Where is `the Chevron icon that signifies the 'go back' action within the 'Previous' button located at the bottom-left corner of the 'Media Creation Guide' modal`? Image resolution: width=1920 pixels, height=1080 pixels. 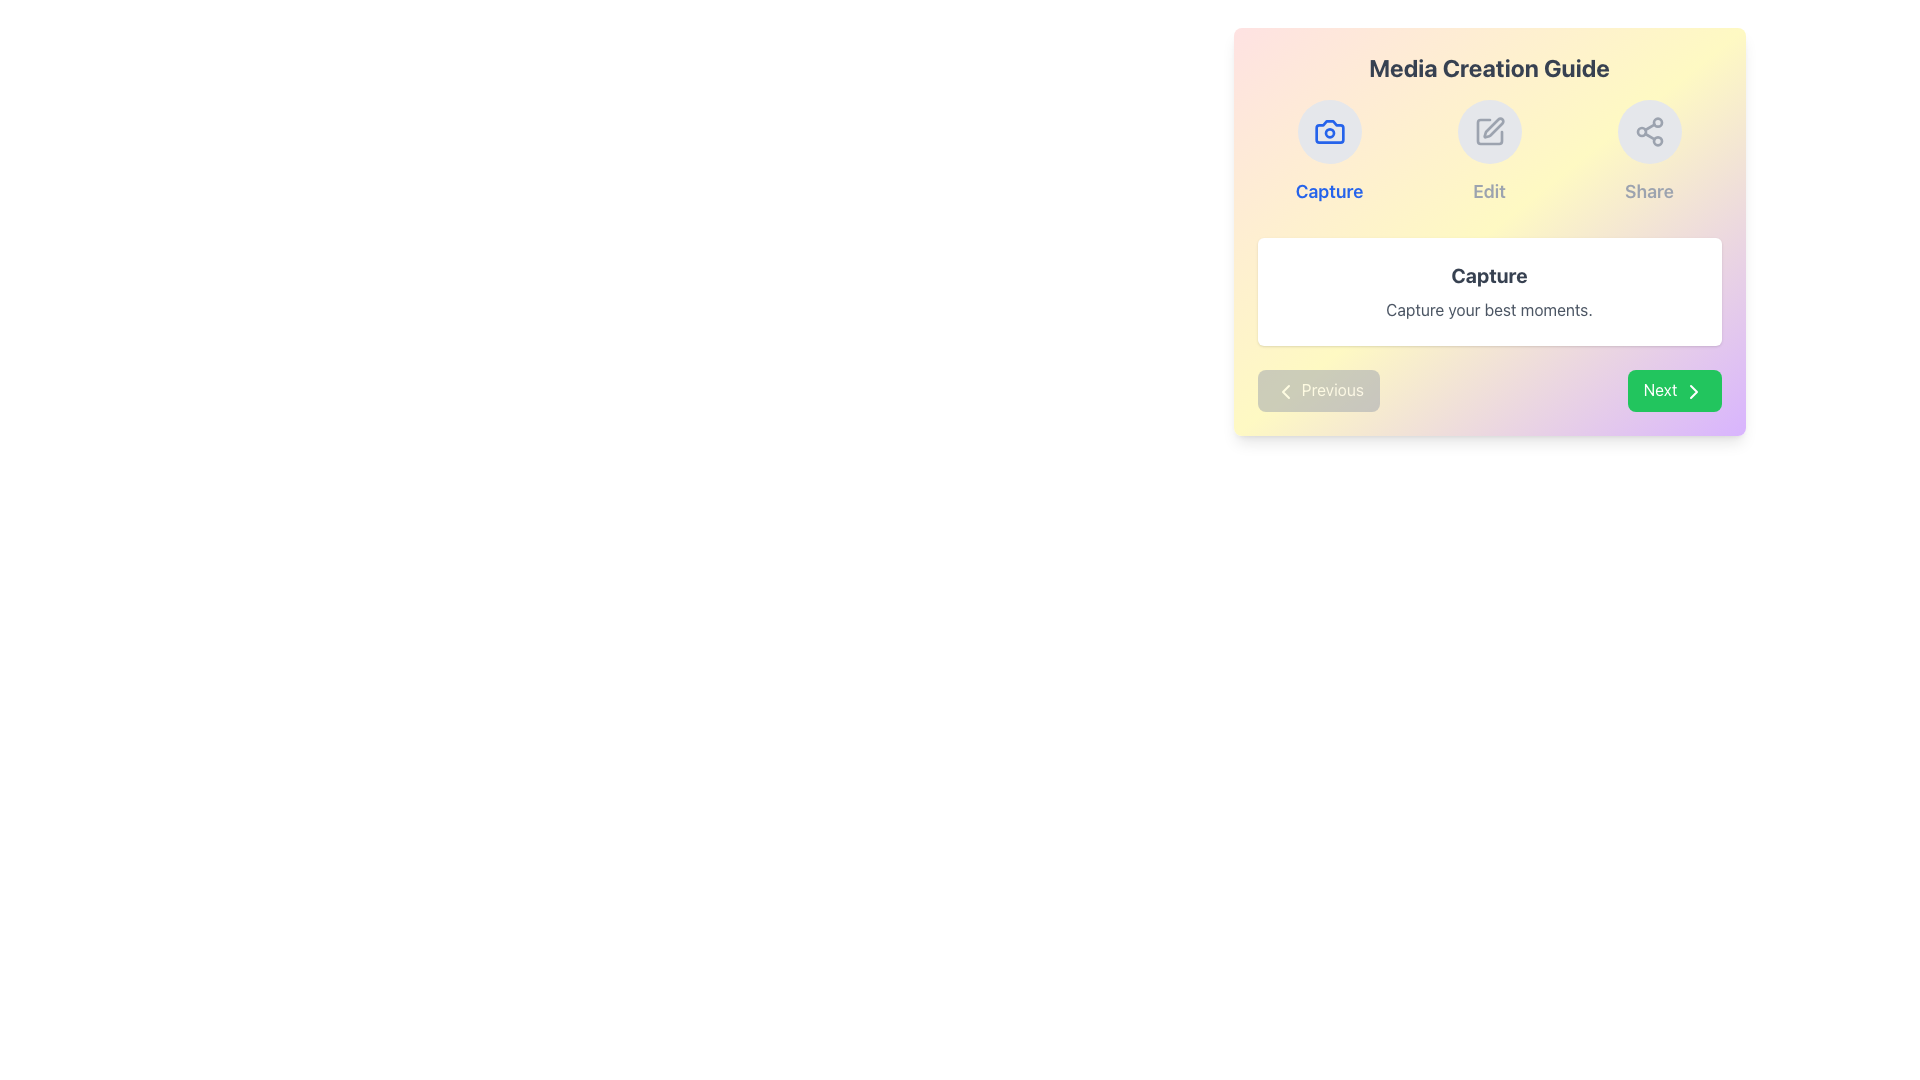 the Chevron icon that signifies the 'go back' action within the 'Previous' button located at the bottom-left corner of the 'Media Creation Guide' modal is located at coordinates (1285, 391).